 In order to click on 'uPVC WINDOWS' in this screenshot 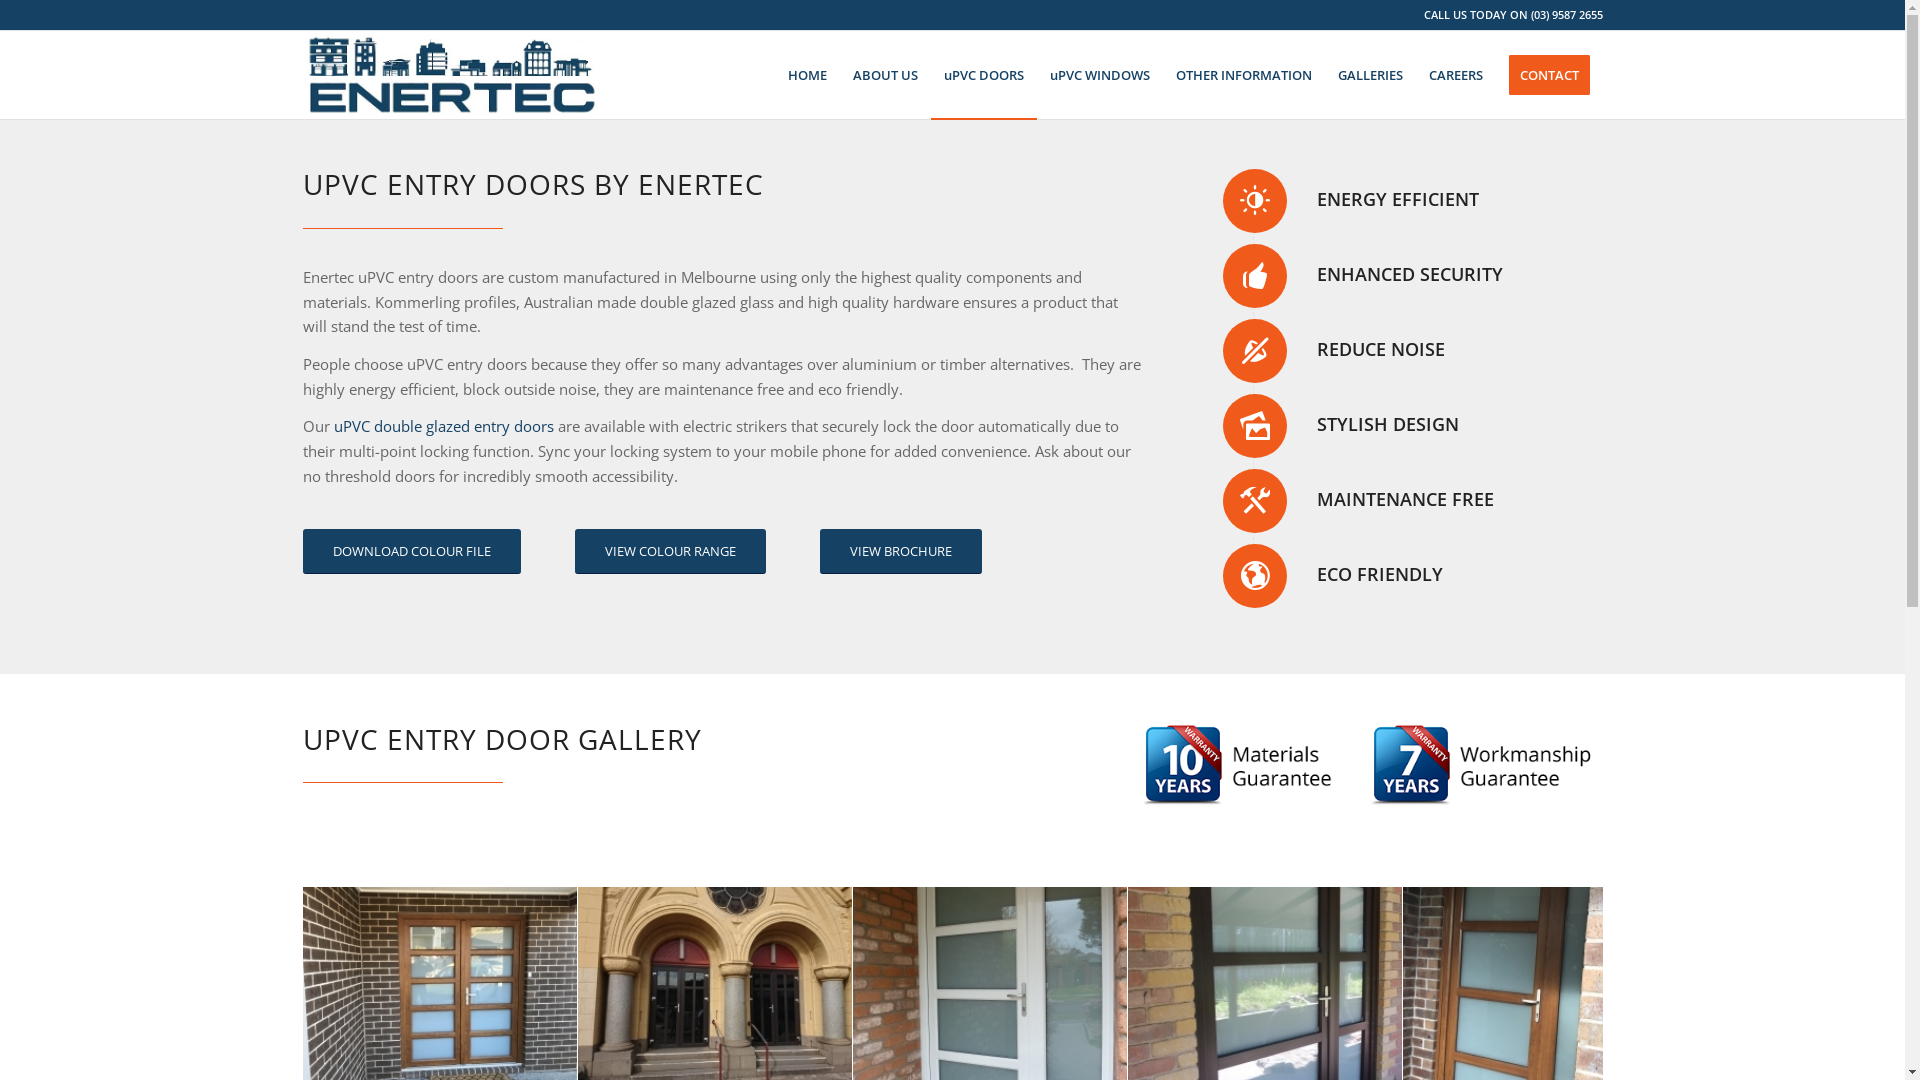, I will do `click(1036, 73)`.